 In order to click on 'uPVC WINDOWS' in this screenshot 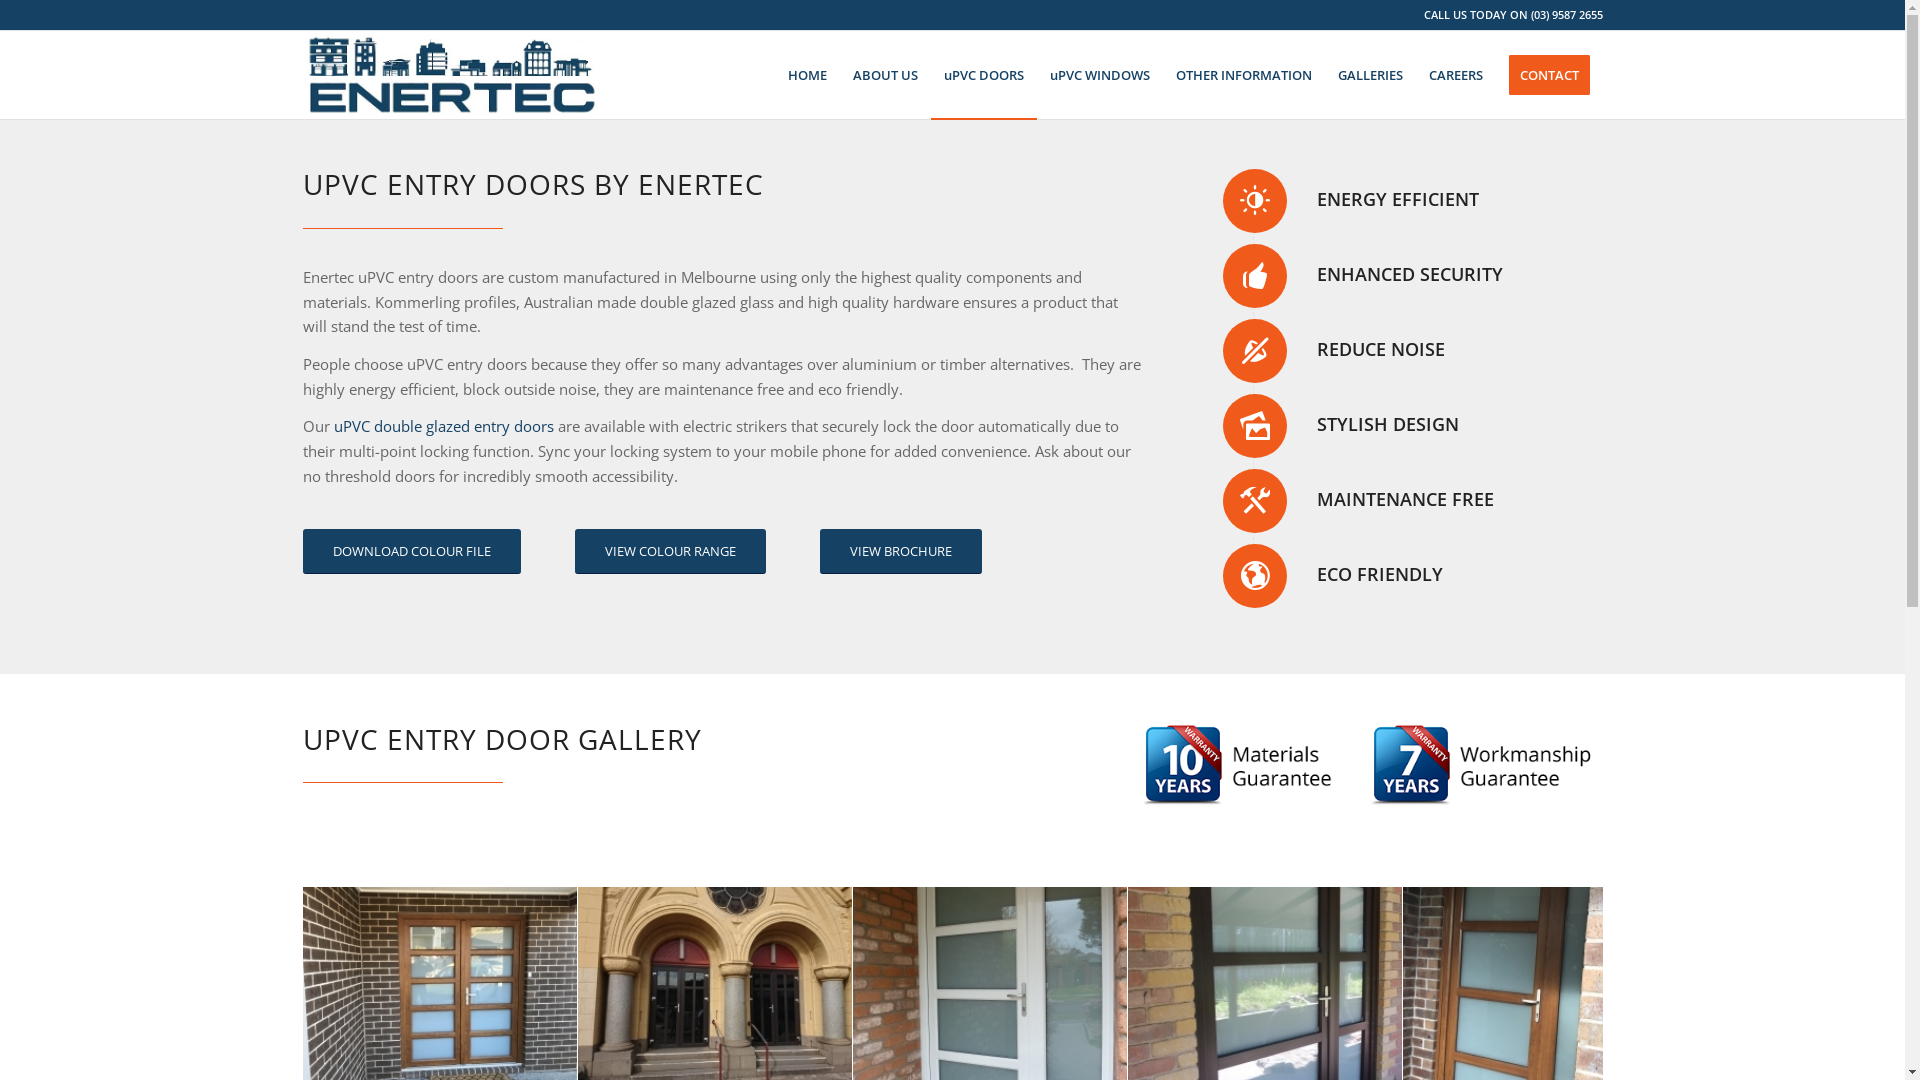, I will do `click(1036, 73)`.